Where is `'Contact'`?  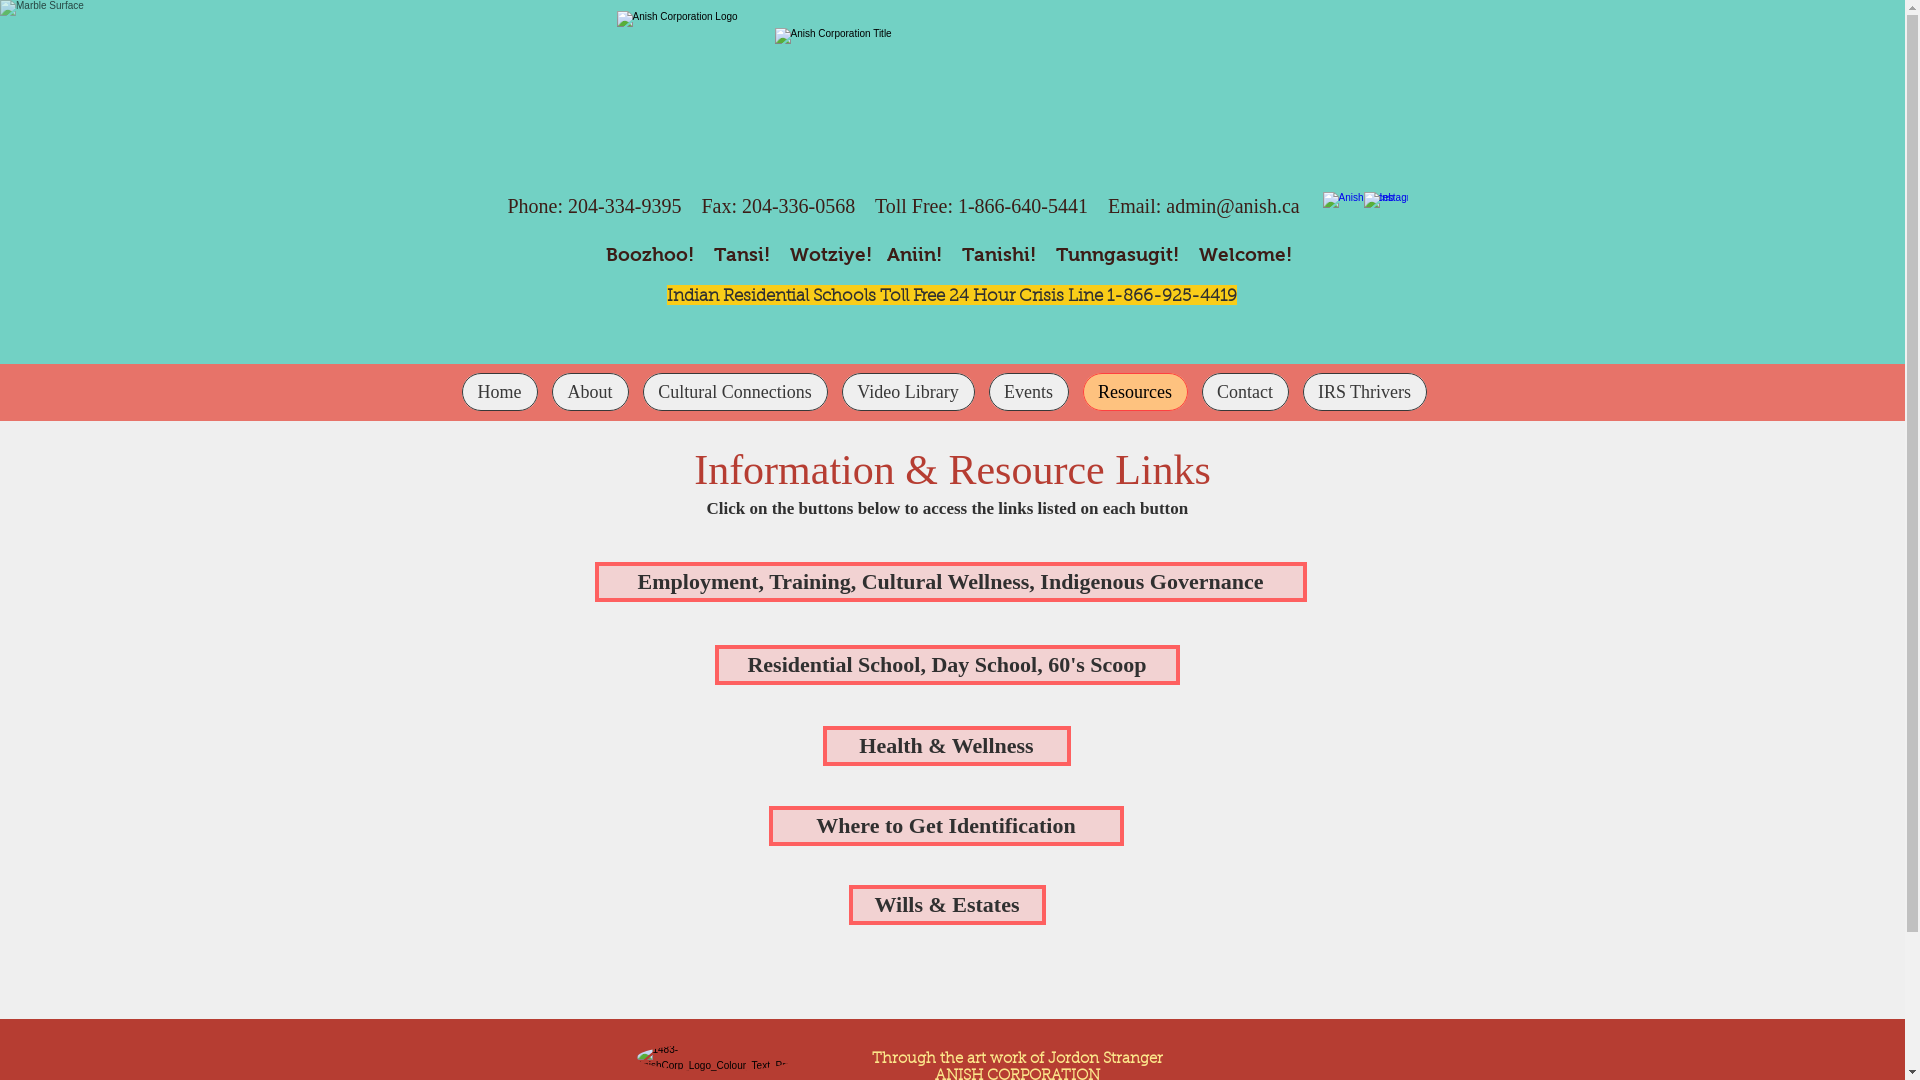
'Contact' is located at coordinates (1244, 392).